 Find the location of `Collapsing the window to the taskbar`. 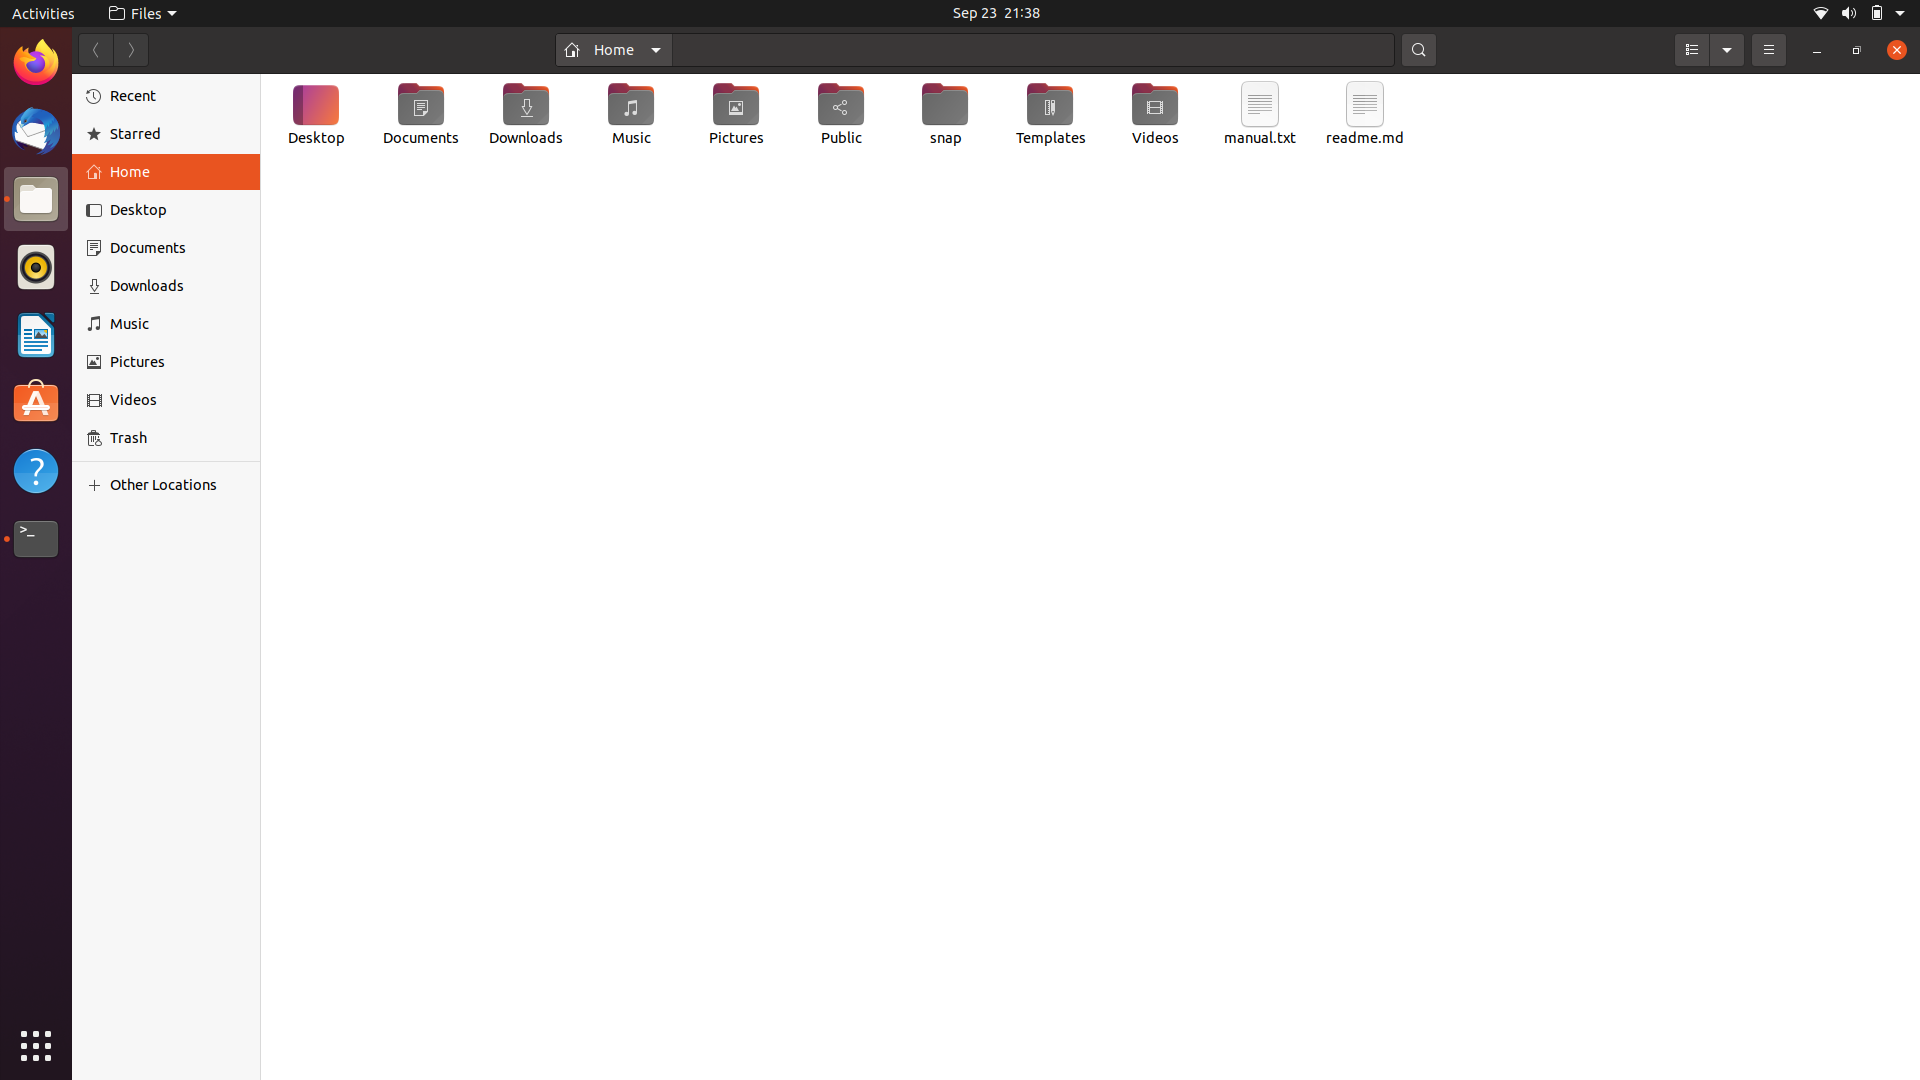

Collapsing the window to the taskbar is located at coordinates (1816, 49).